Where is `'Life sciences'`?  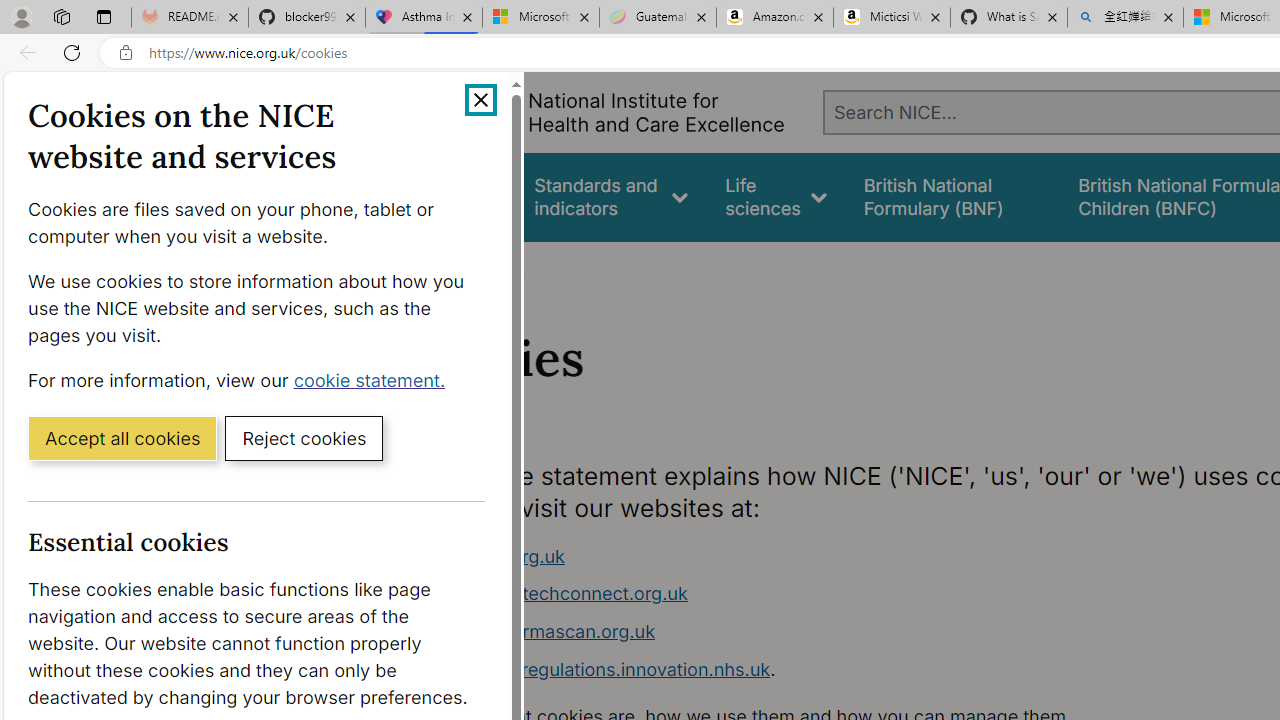
'Life sciences' is located at coordinates (775, 197).